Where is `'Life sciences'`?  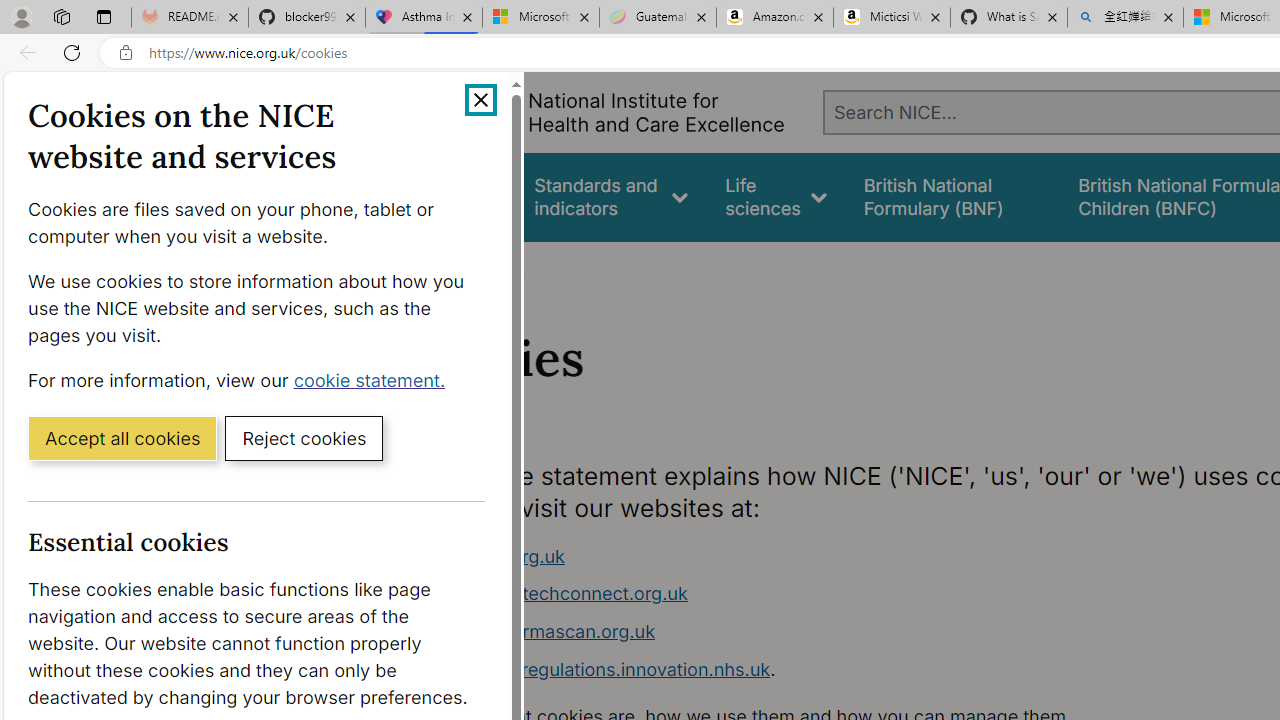
'Life sciences' is located at coordinates (775, 197).